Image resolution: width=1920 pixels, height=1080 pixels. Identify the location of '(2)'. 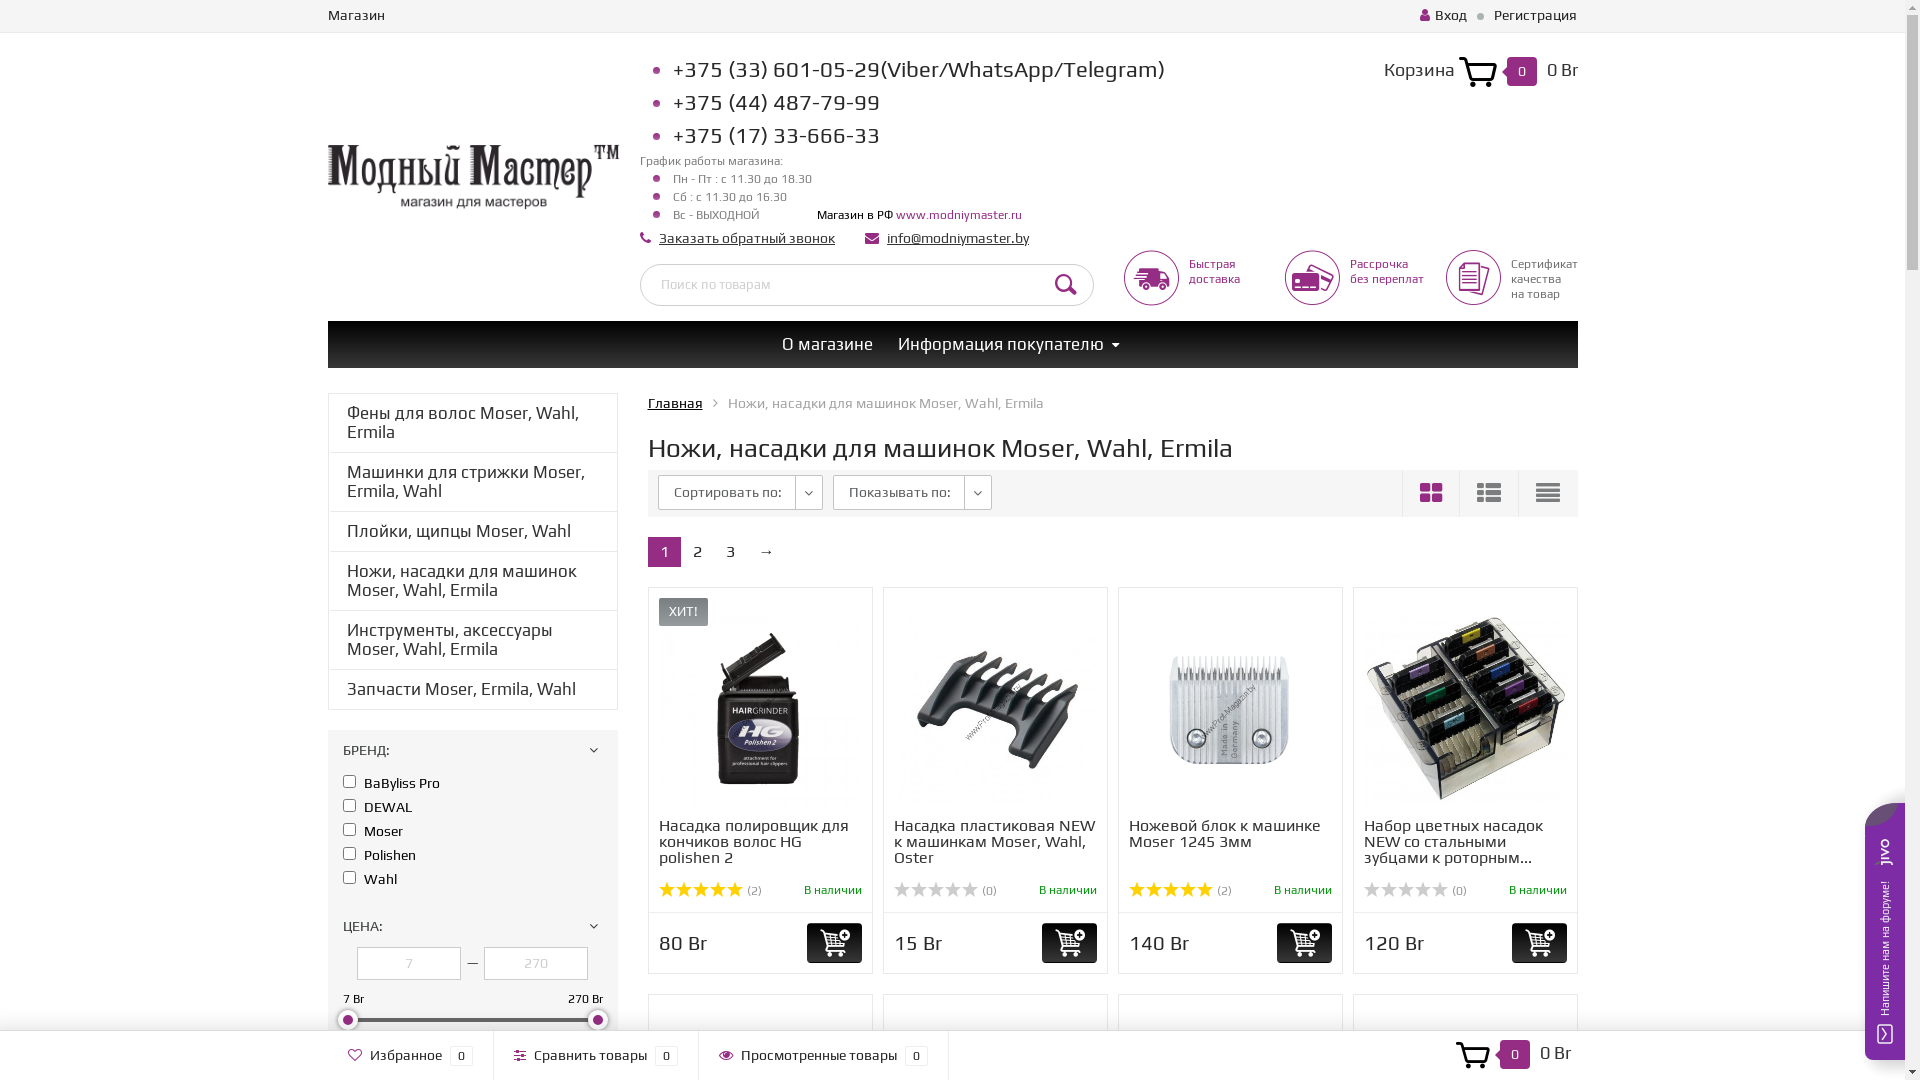
(710, 890).